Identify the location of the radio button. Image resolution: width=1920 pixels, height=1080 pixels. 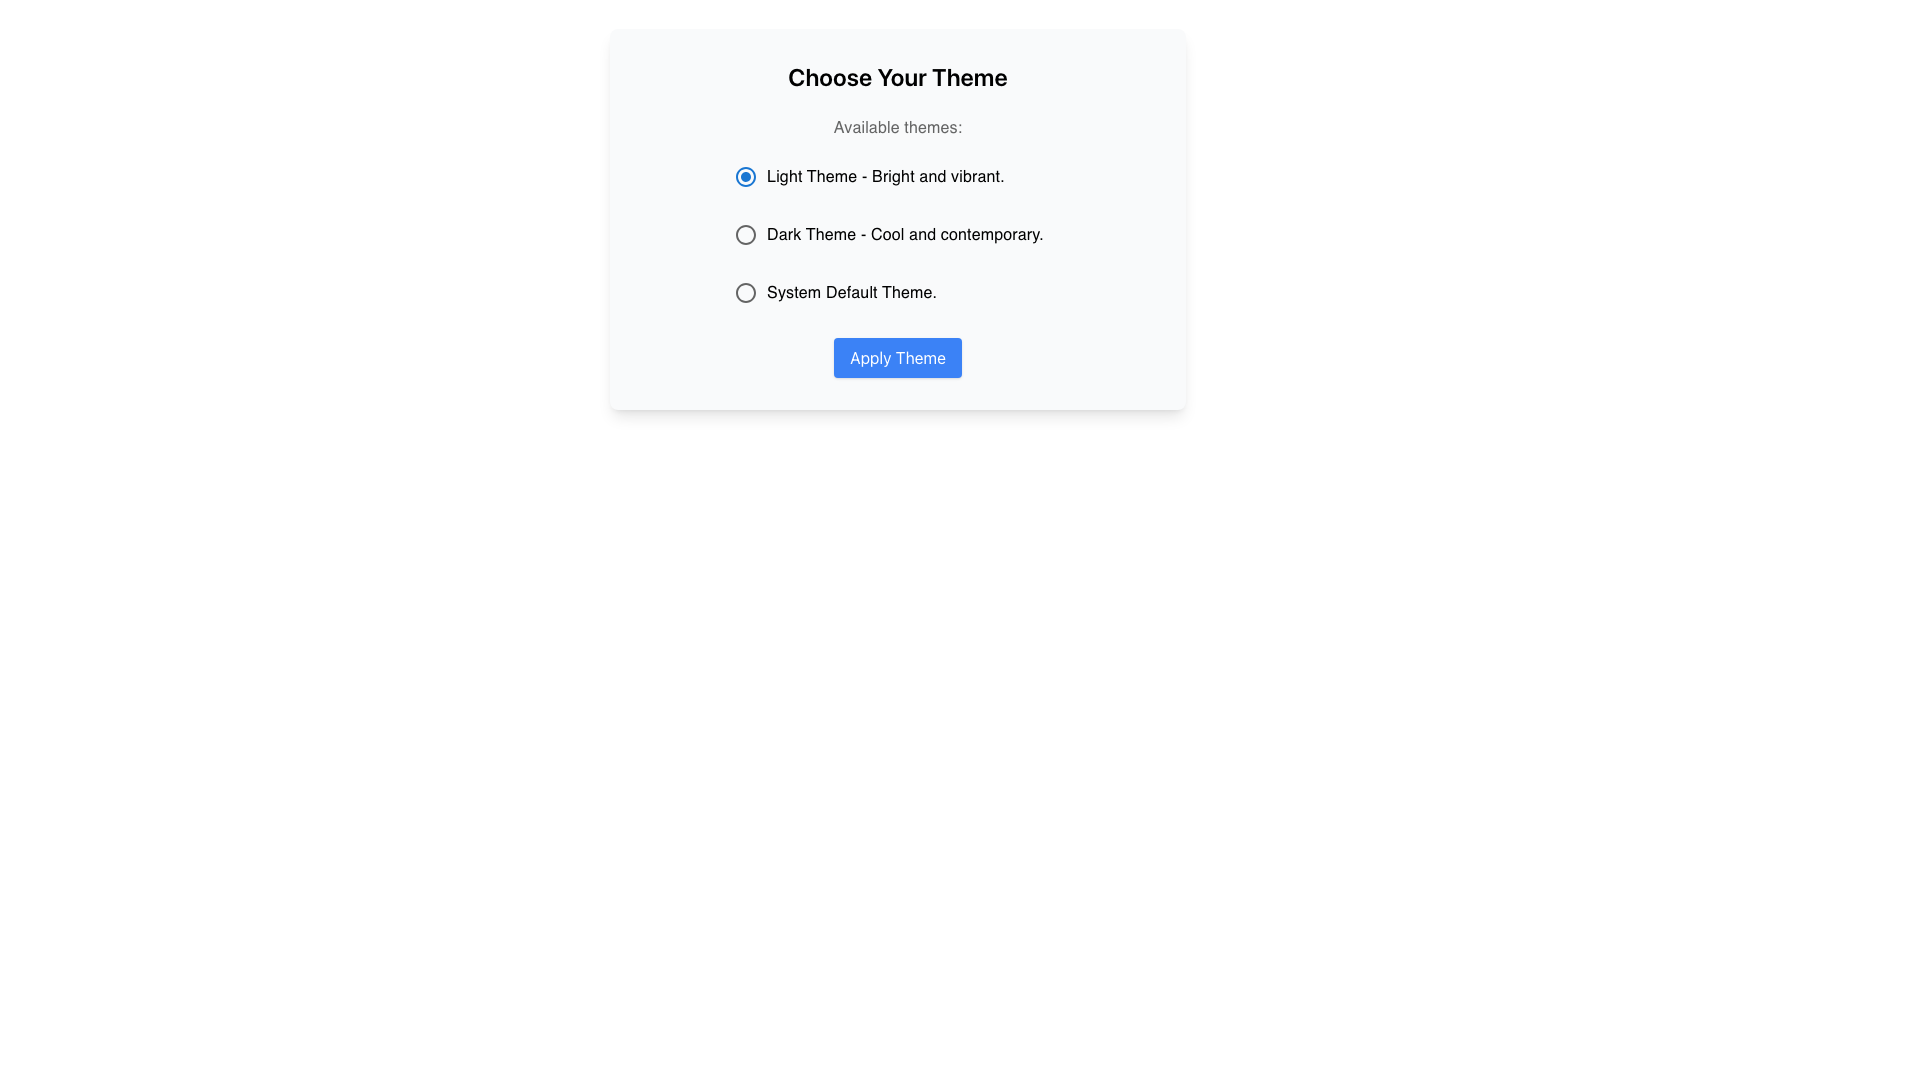
(745, 176).